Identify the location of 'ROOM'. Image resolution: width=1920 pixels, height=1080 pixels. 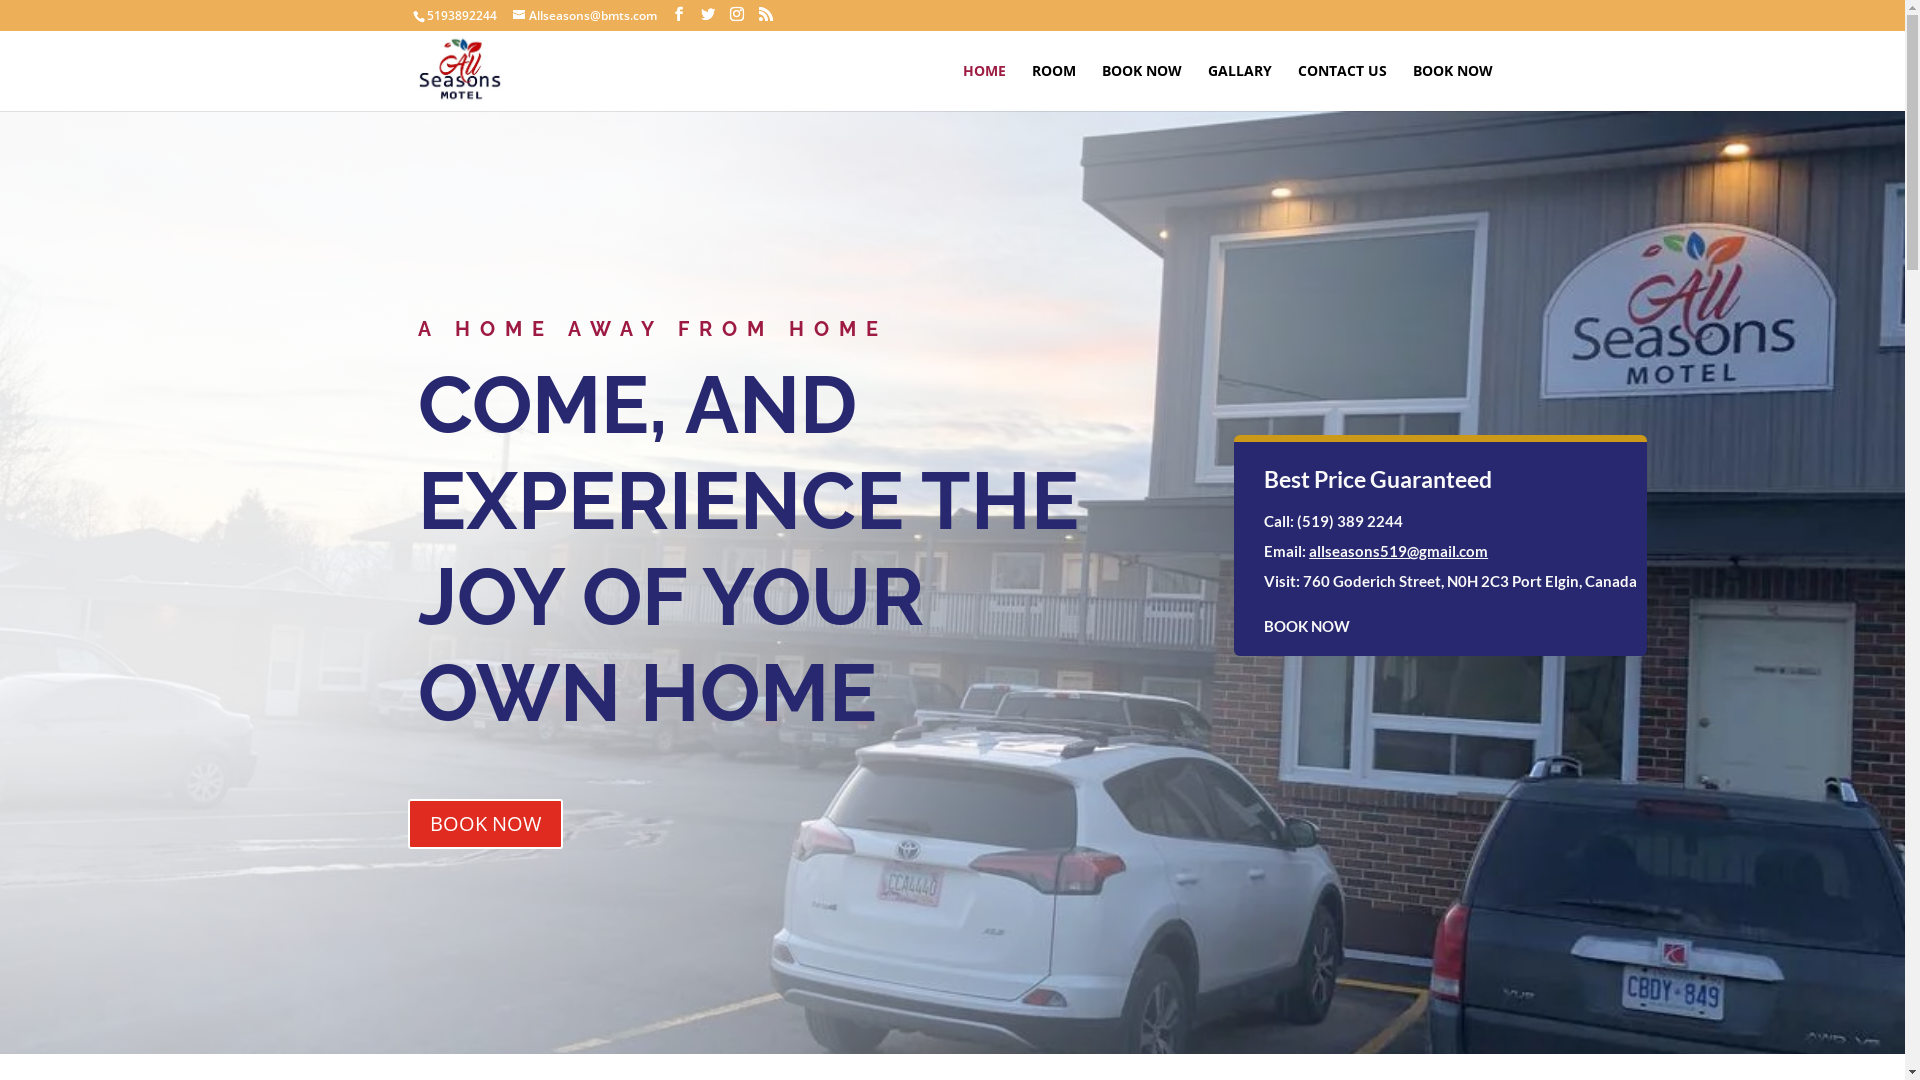
(1032, 86).